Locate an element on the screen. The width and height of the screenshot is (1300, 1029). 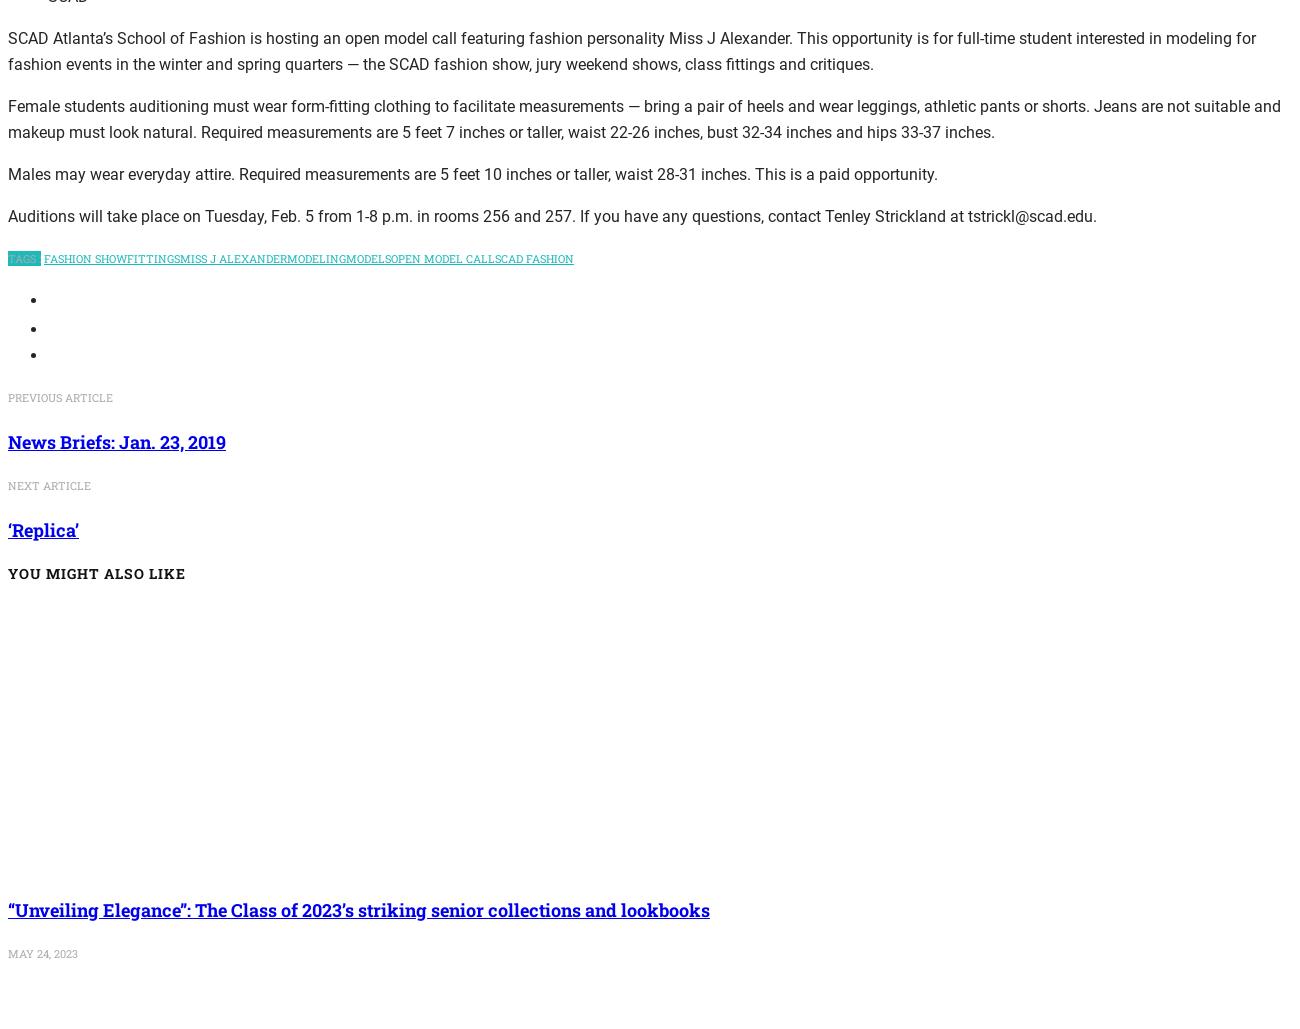
'next article' is located at coordinates (48, 484).